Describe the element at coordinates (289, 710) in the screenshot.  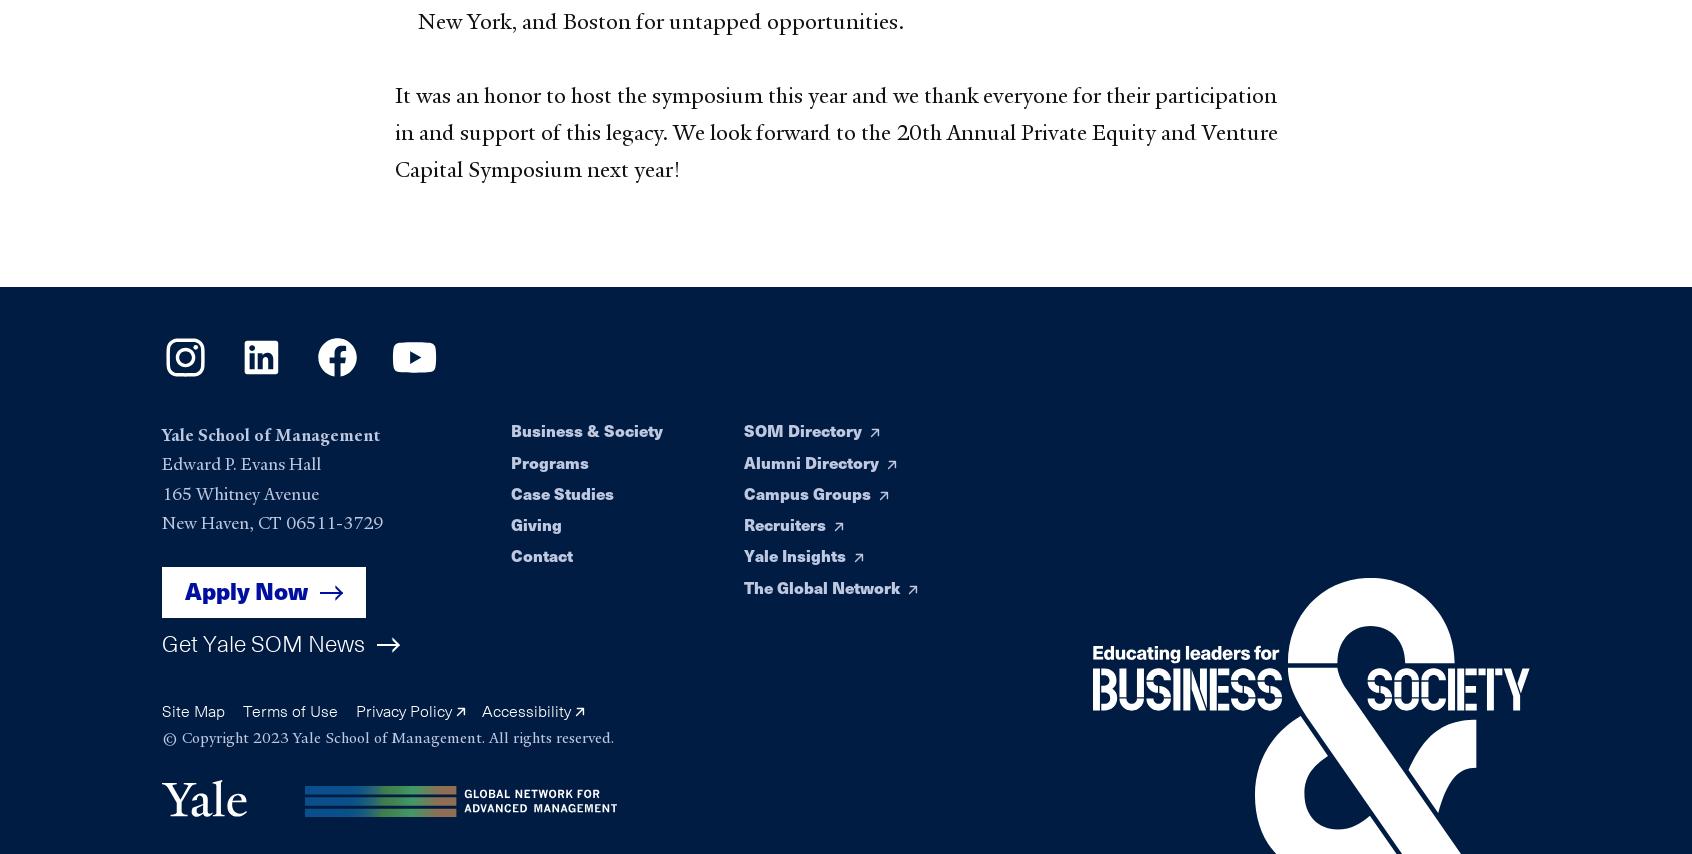
I see `'Terms of Use'` at that location.